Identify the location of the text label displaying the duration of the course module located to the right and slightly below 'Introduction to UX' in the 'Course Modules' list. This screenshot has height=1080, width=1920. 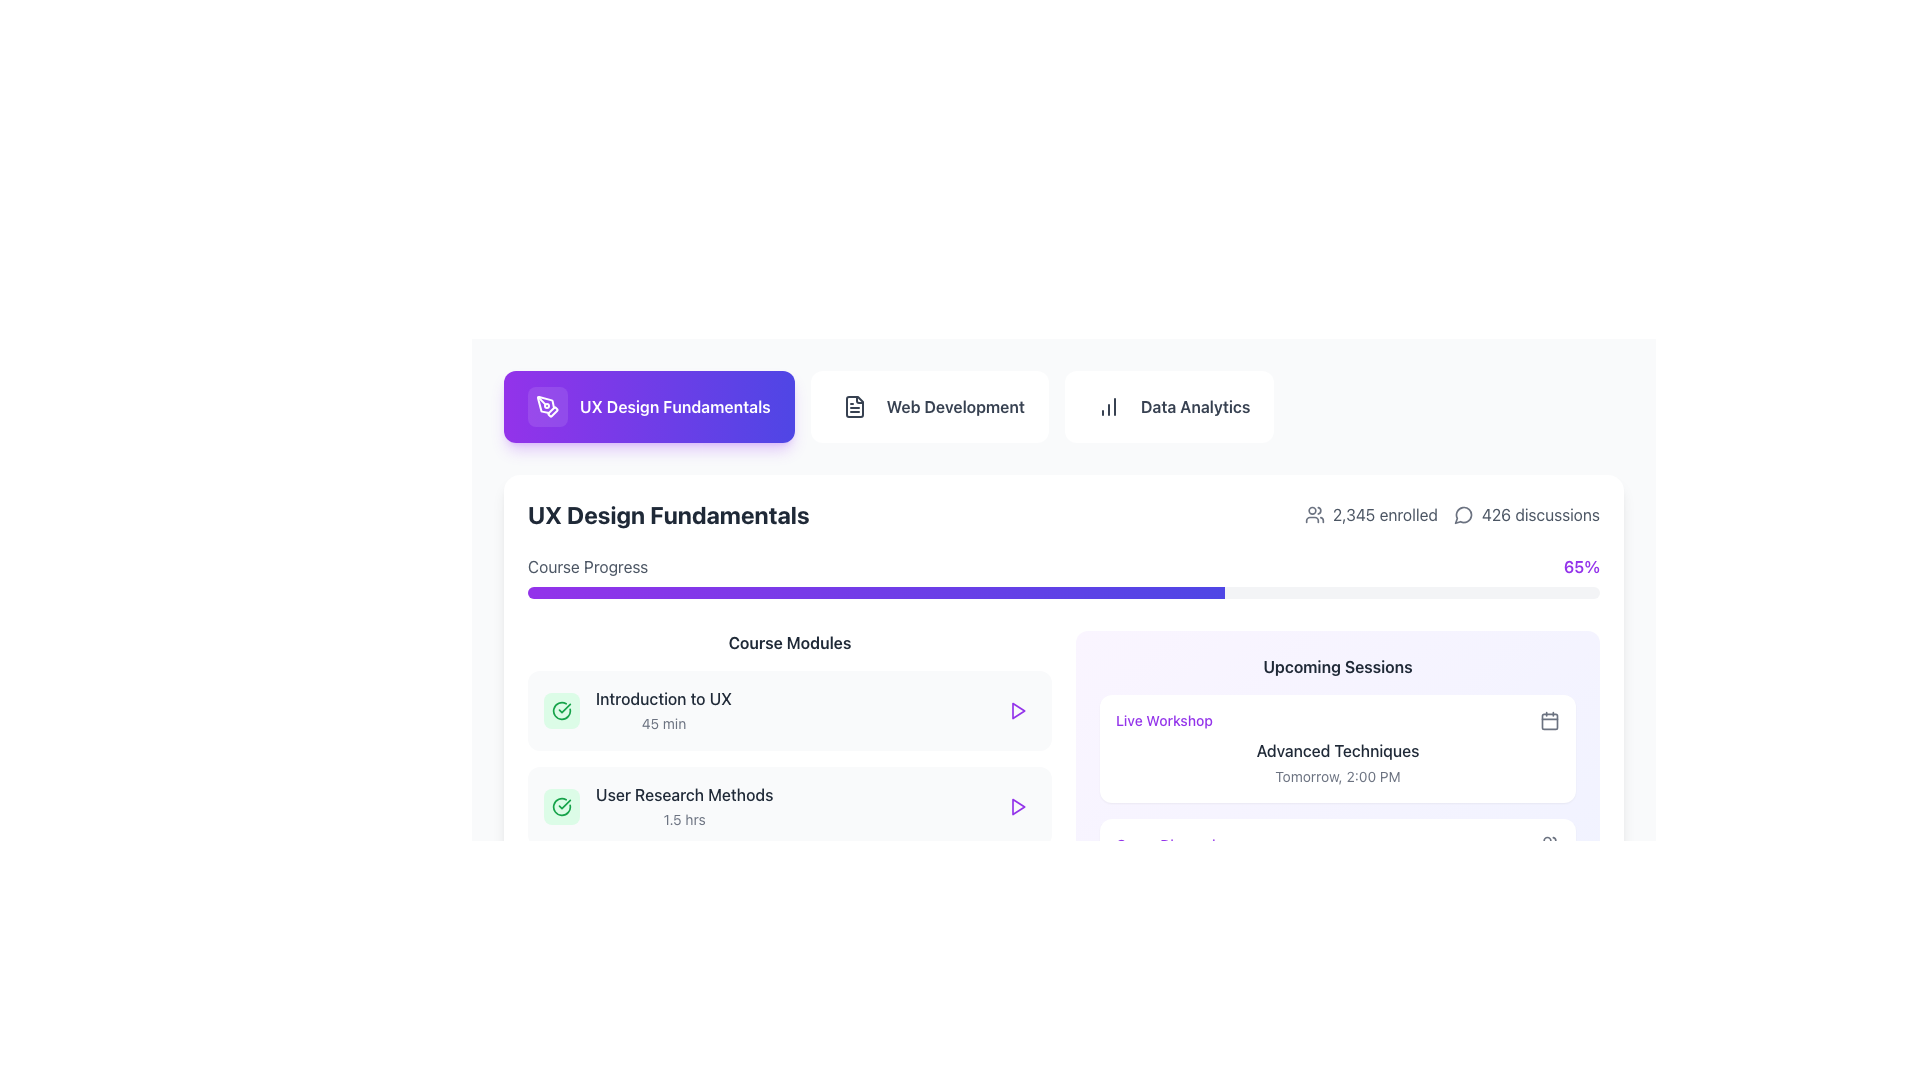
(663, 723).